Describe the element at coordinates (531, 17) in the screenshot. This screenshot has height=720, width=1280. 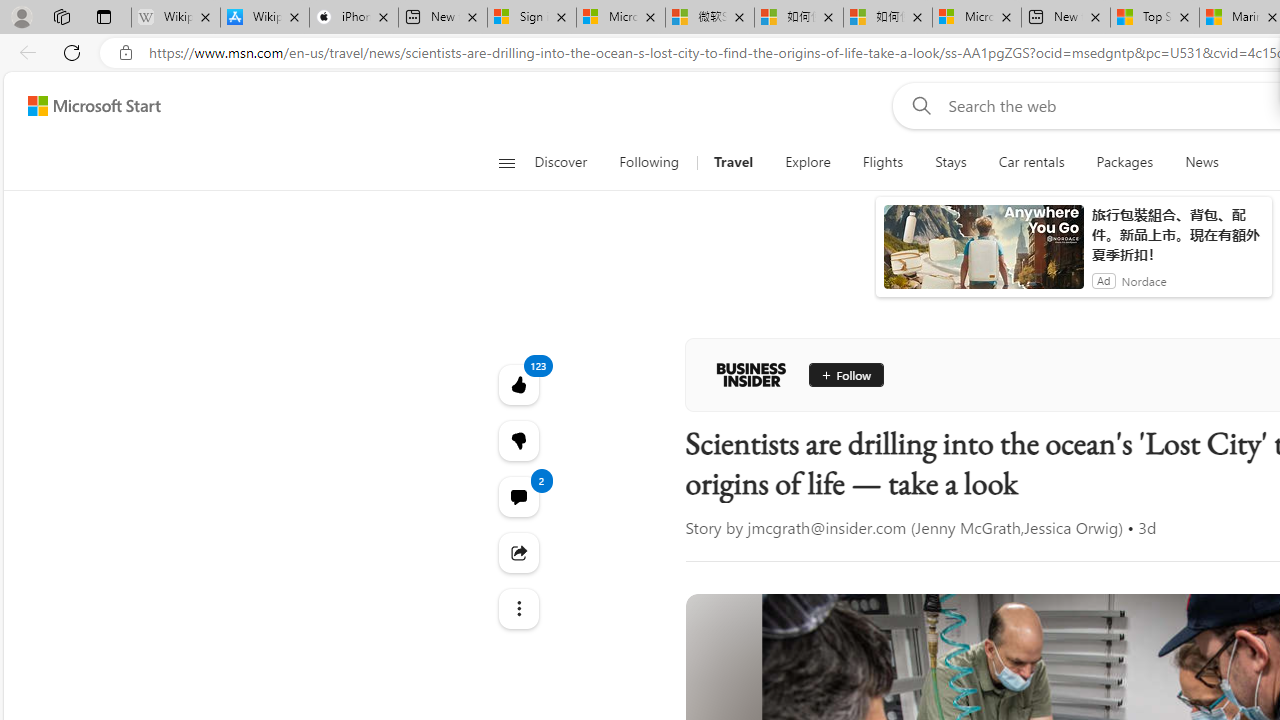
I see `'Sign in to your Microsoft account'` at that location.